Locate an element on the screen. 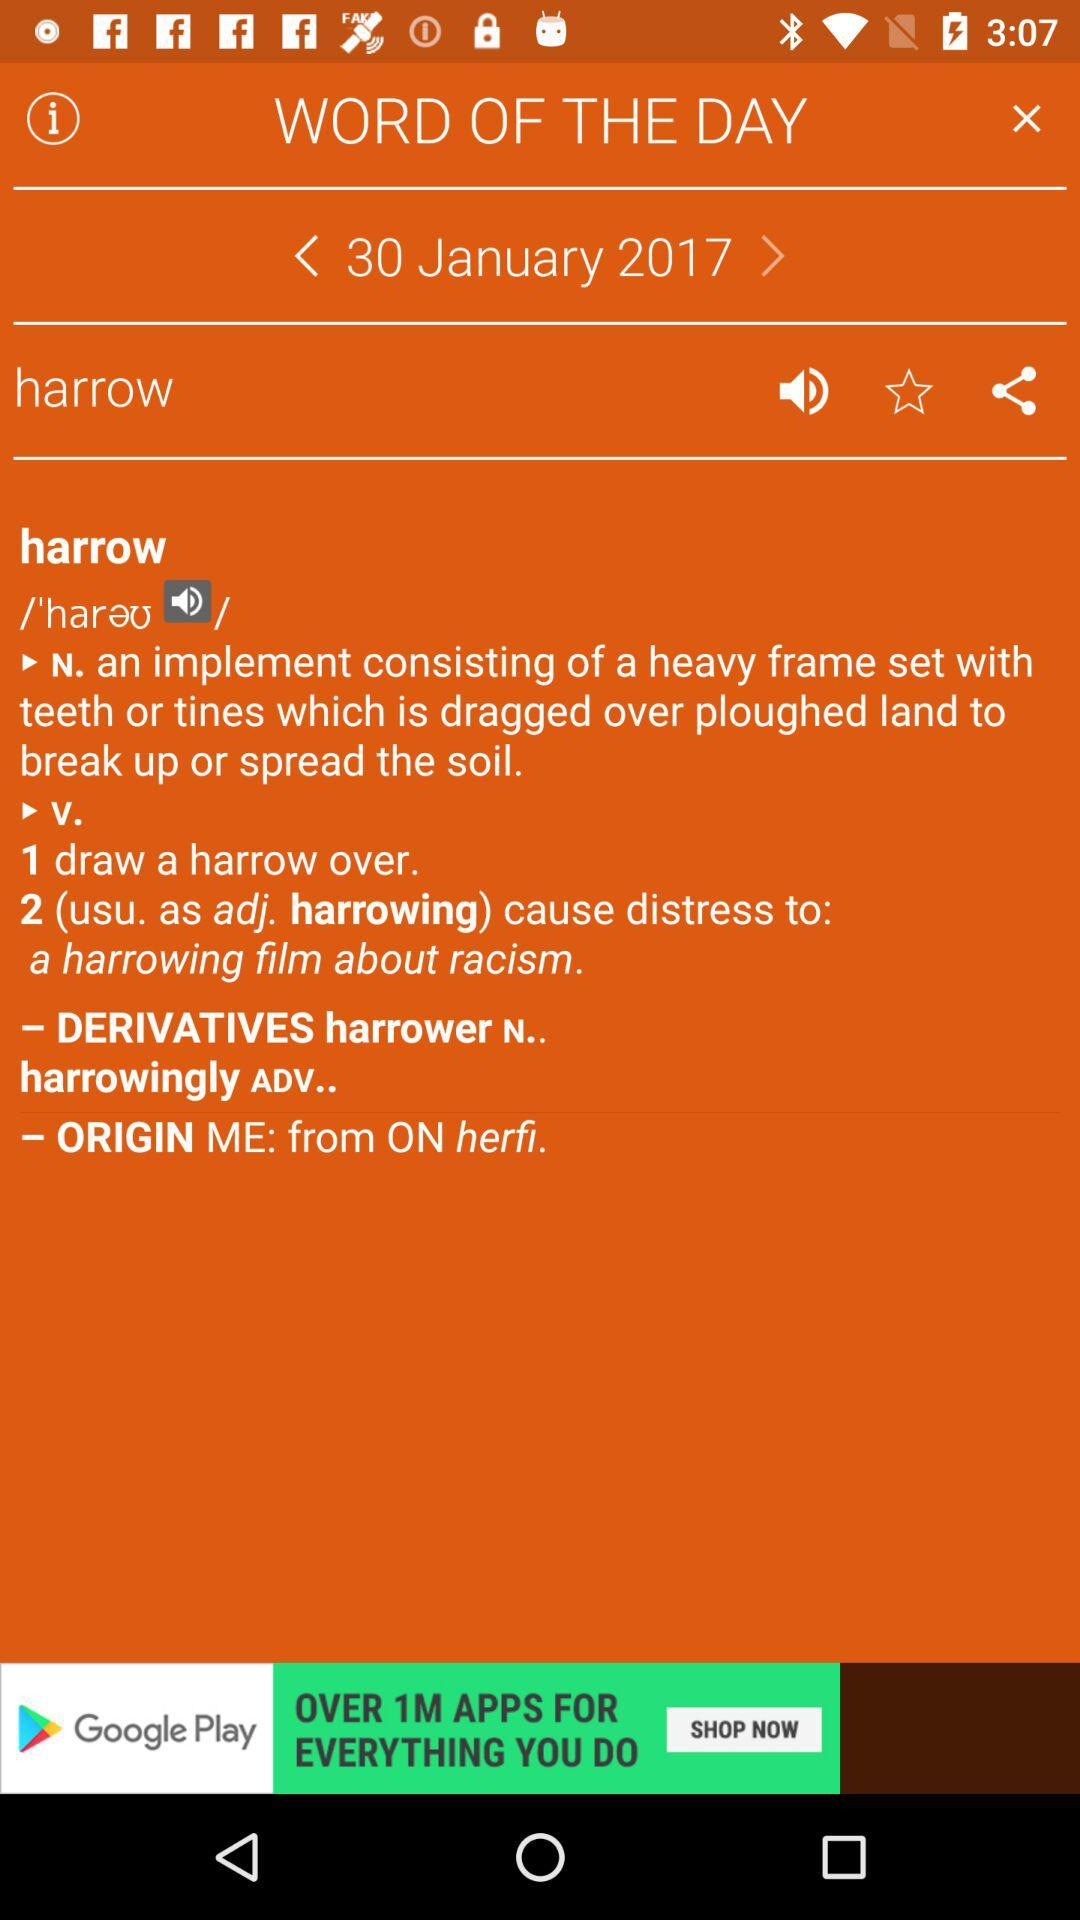  sound is located at coordinates (802, 390).